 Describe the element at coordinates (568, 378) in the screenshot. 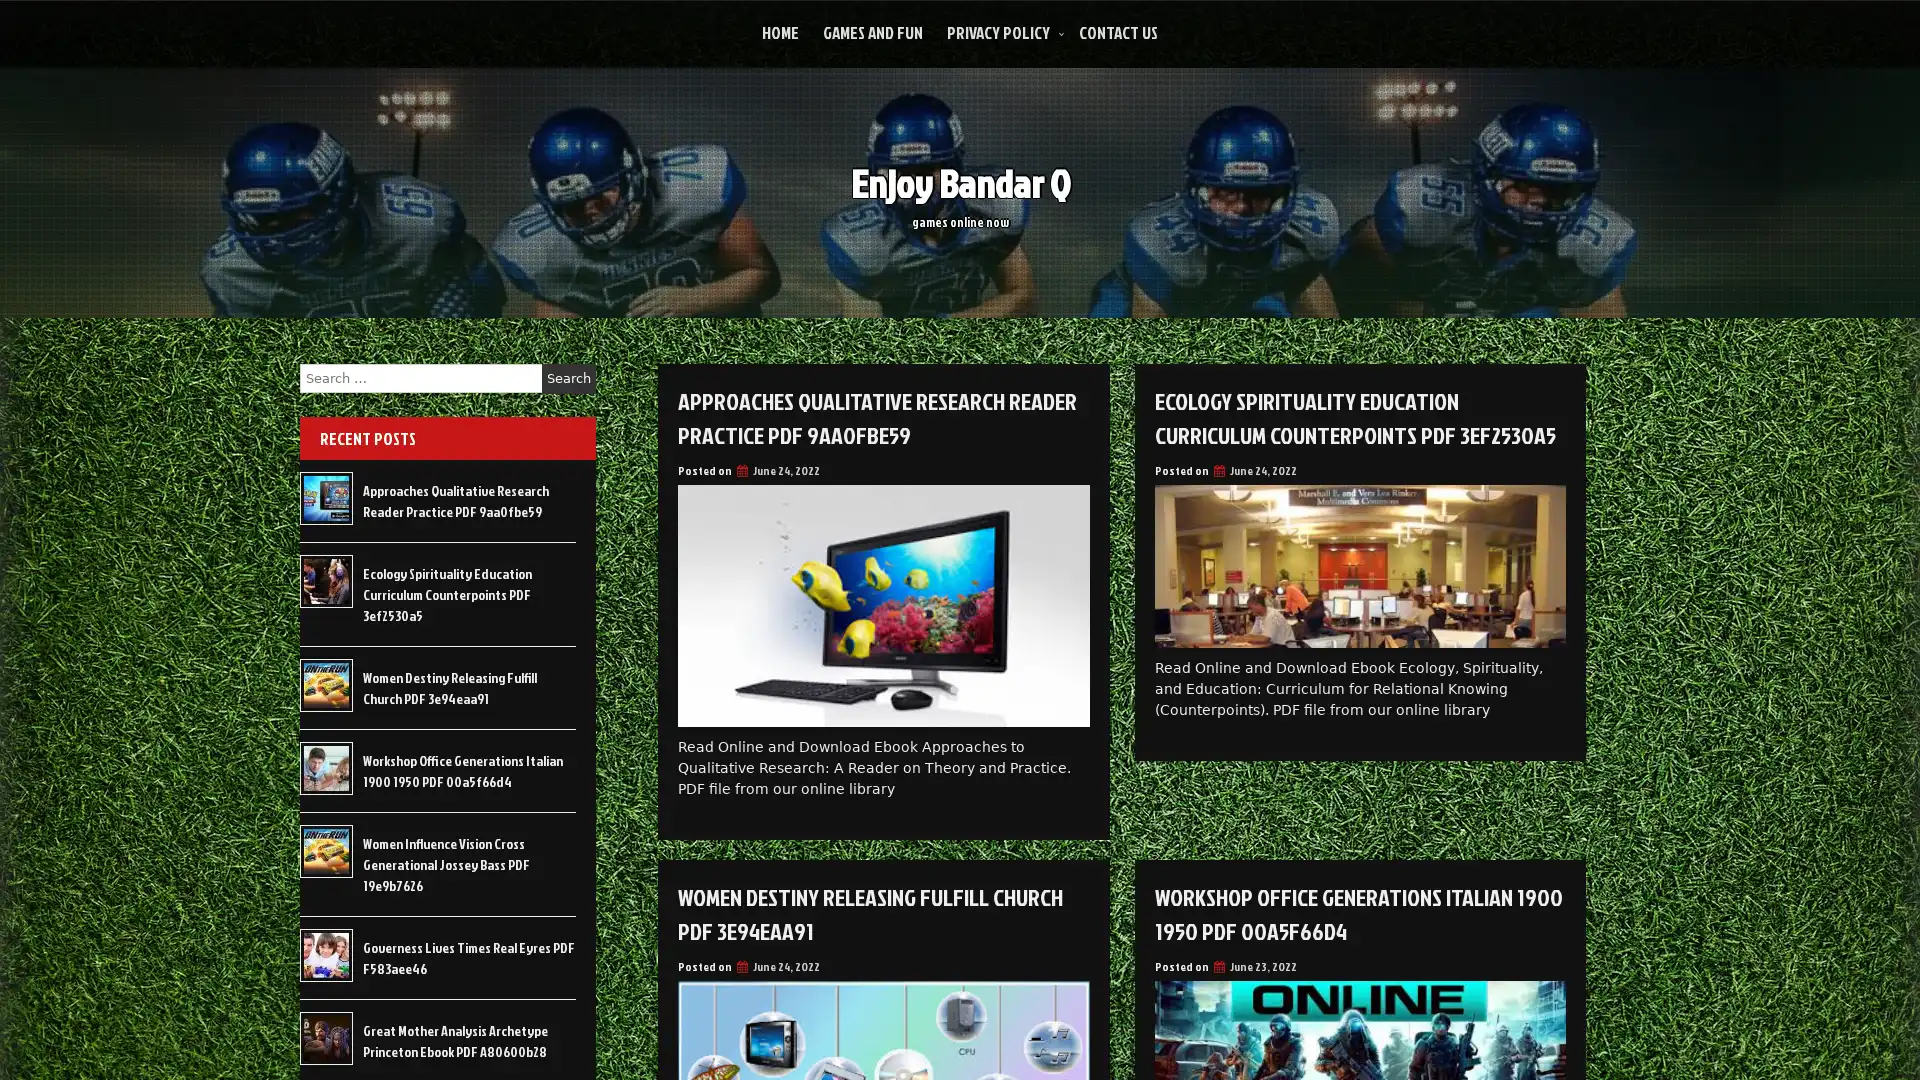

I see `Search` at that location.